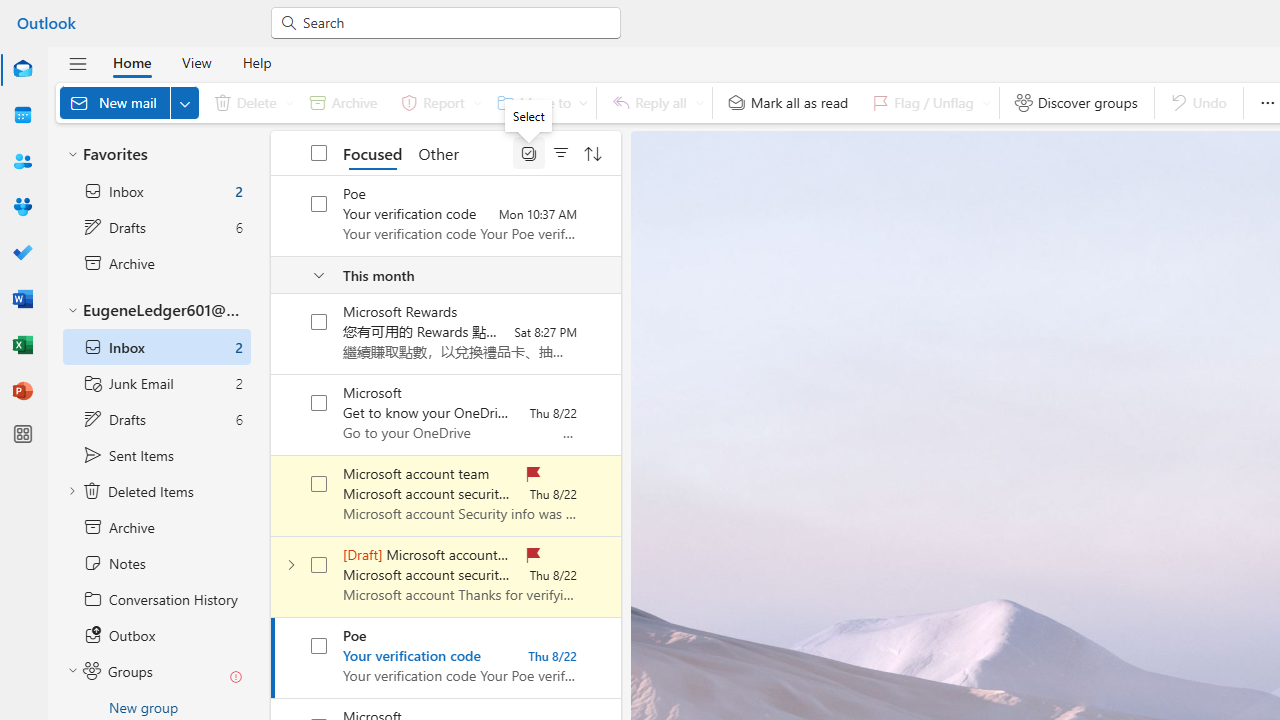 The image size is (1280, 720). Describe the element at coordinates (23, 392) in the screenshot. I see `'PowerPoint'` at that location.